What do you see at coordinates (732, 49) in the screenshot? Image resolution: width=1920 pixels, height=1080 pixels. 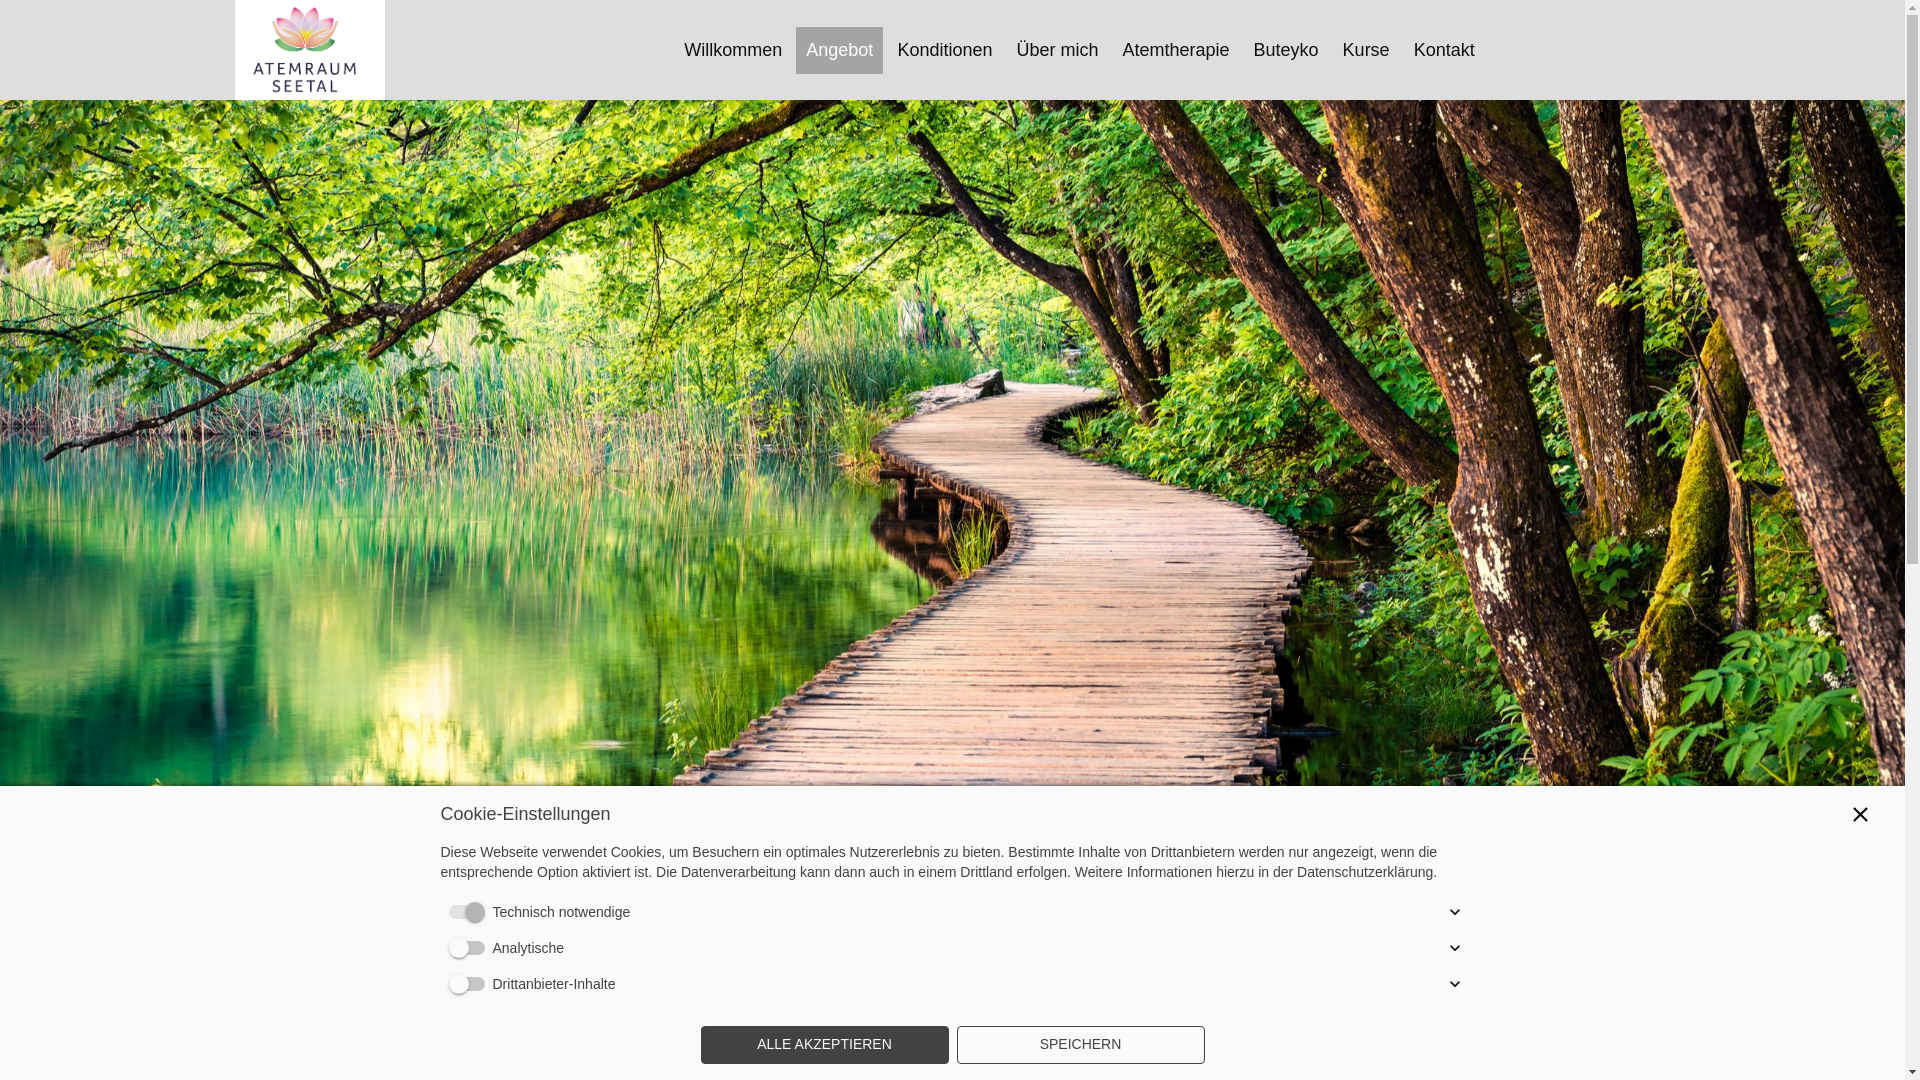 I see `'Willkommen'` at bounding box center [732, 49].